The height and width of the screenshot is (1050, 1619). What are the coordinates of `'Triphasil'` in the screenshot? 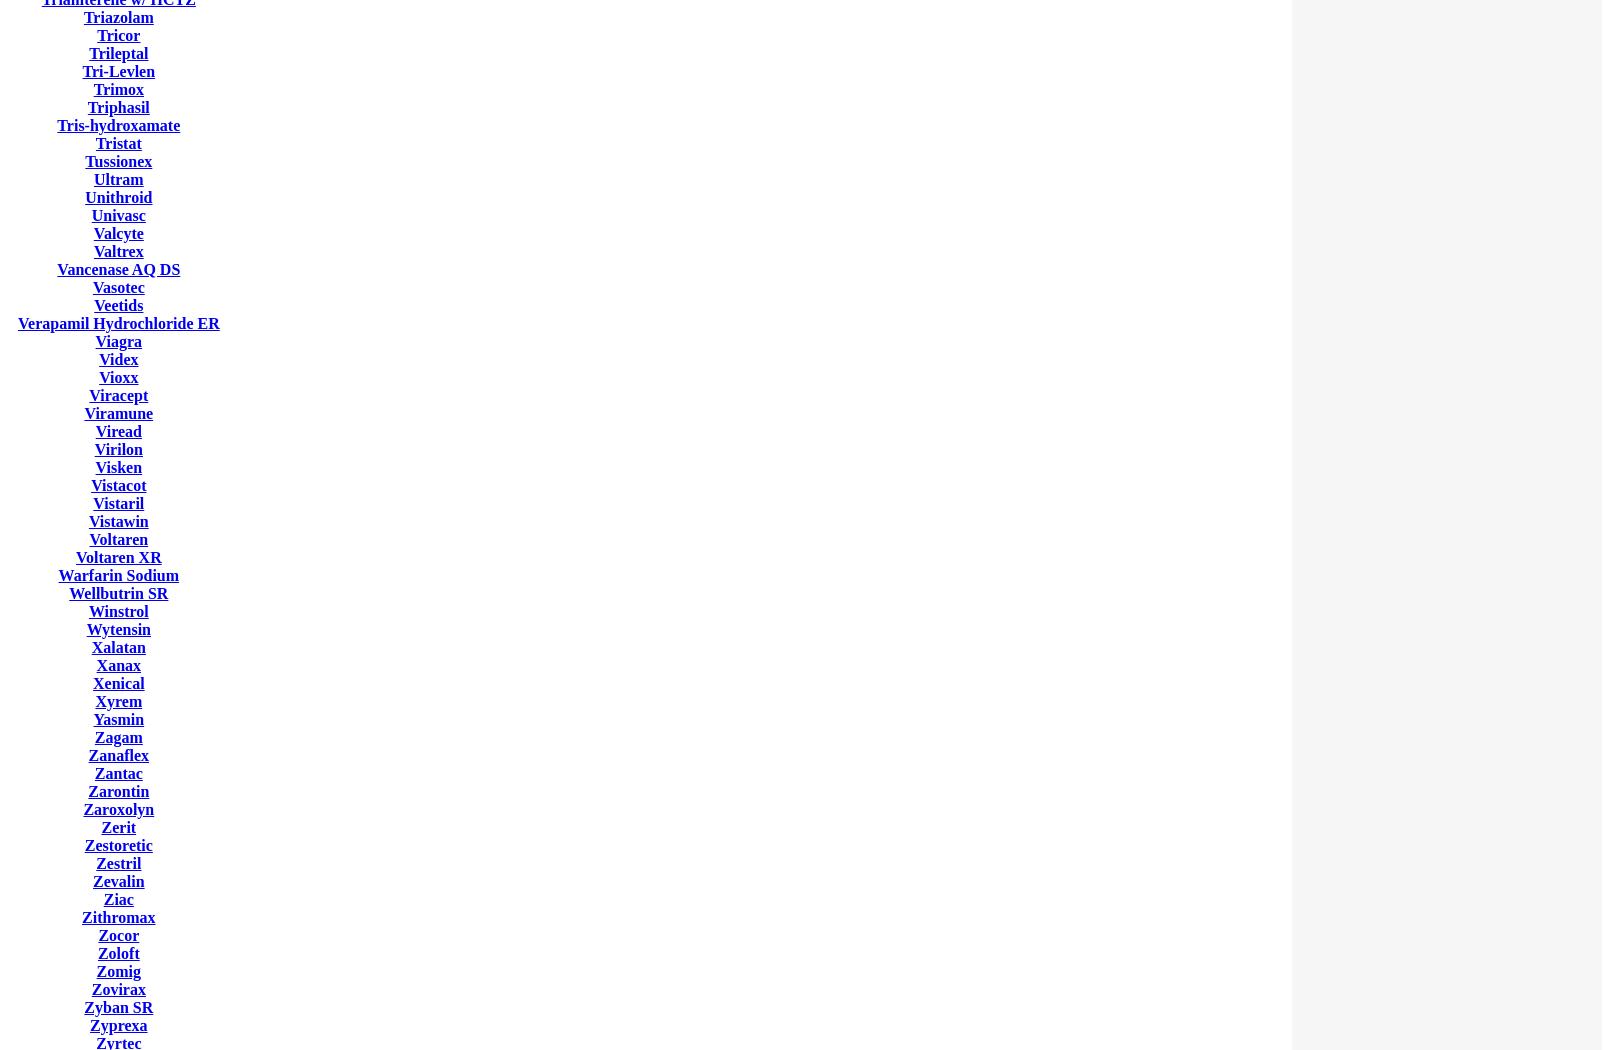 It's located at (118, 107).